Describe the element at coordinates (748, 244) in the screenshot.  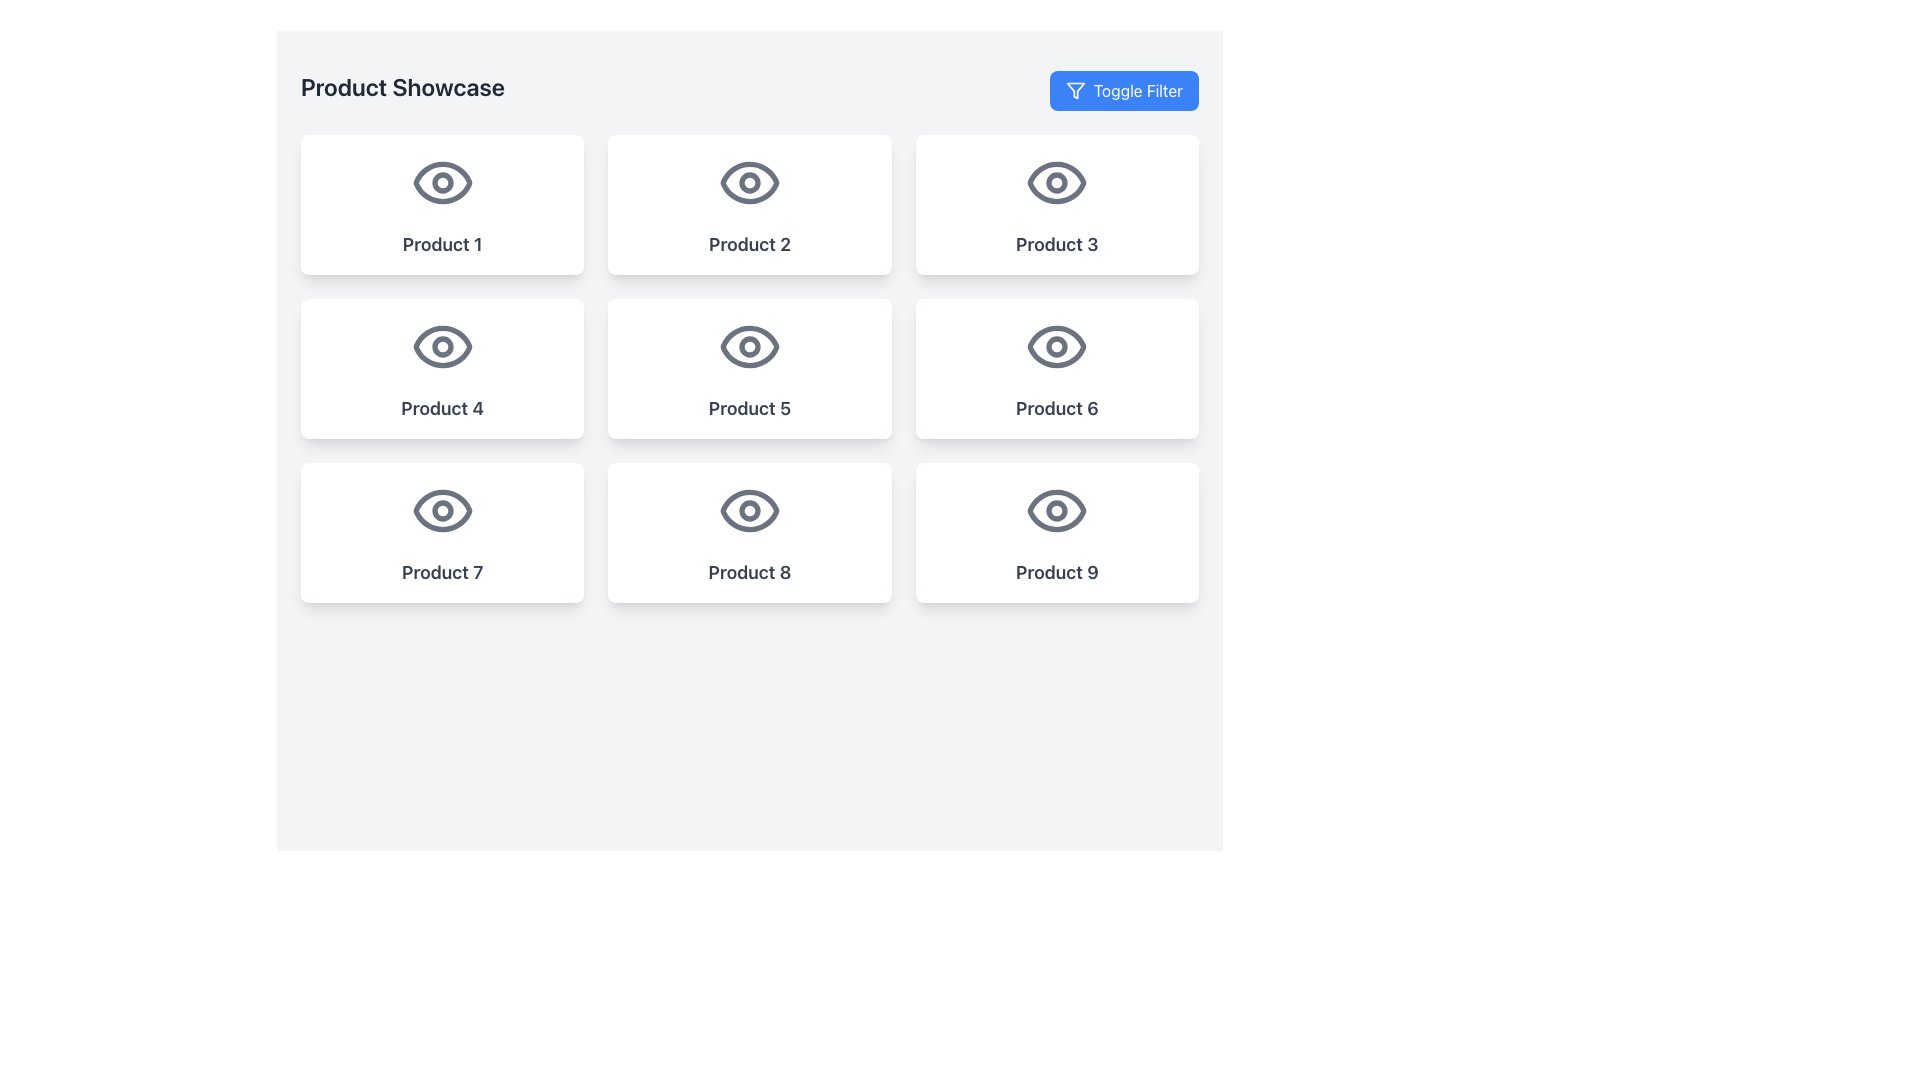
I see `the static text label indicating the product identifier located in the second position of a 3x3 grid layout of cards` at that location.